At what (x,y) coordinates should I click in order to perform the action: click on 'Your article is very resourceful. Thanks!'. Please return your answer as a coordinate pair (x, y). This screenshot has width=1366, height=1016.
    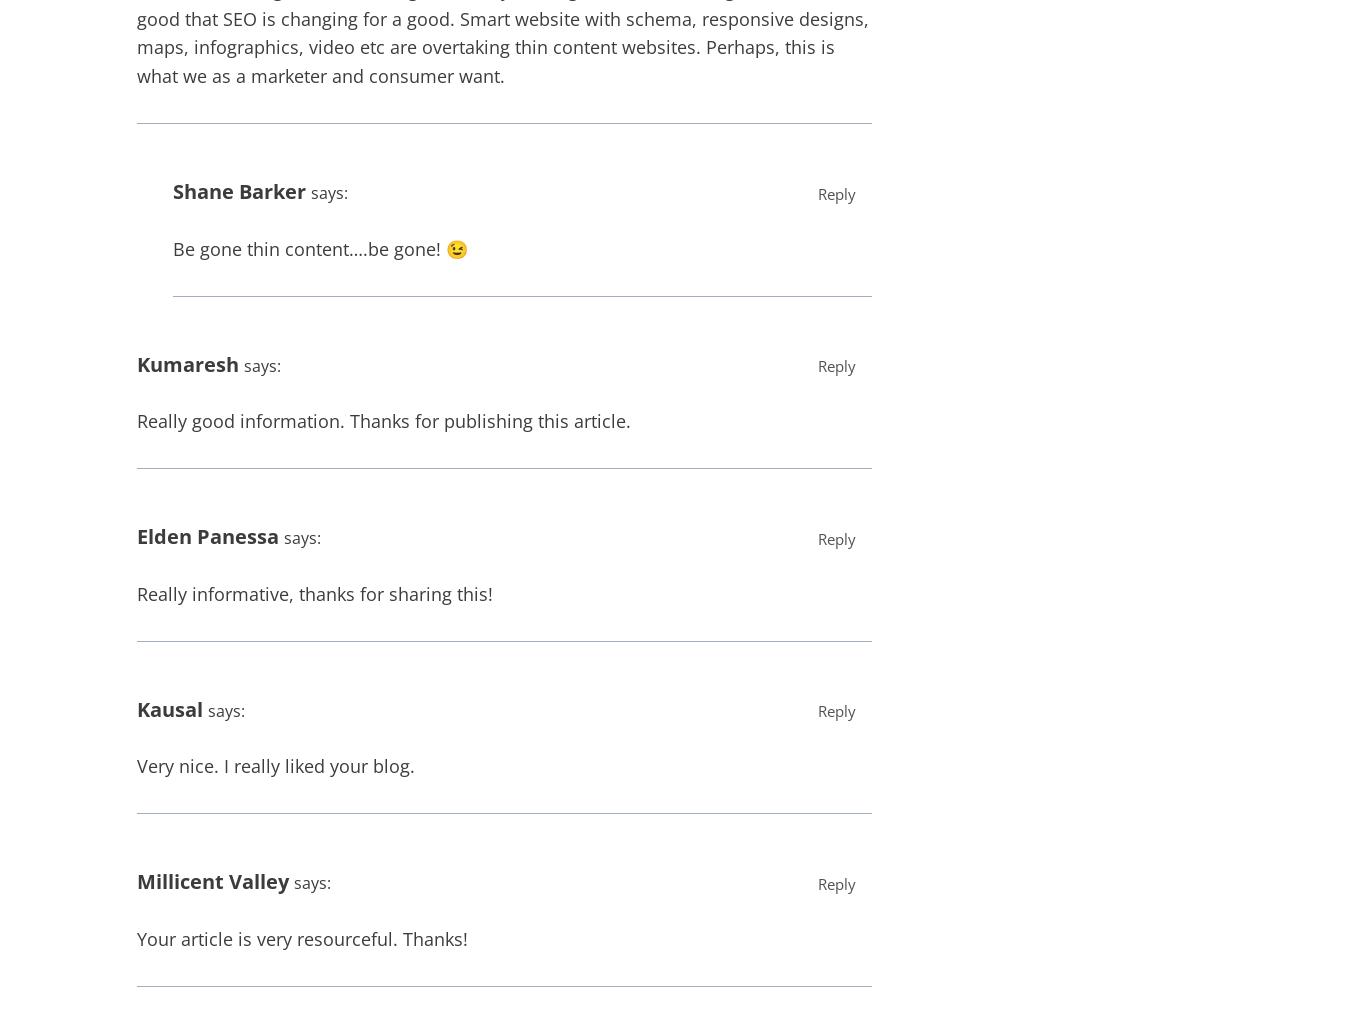
    Looking at the image, I should click on (302, 937).